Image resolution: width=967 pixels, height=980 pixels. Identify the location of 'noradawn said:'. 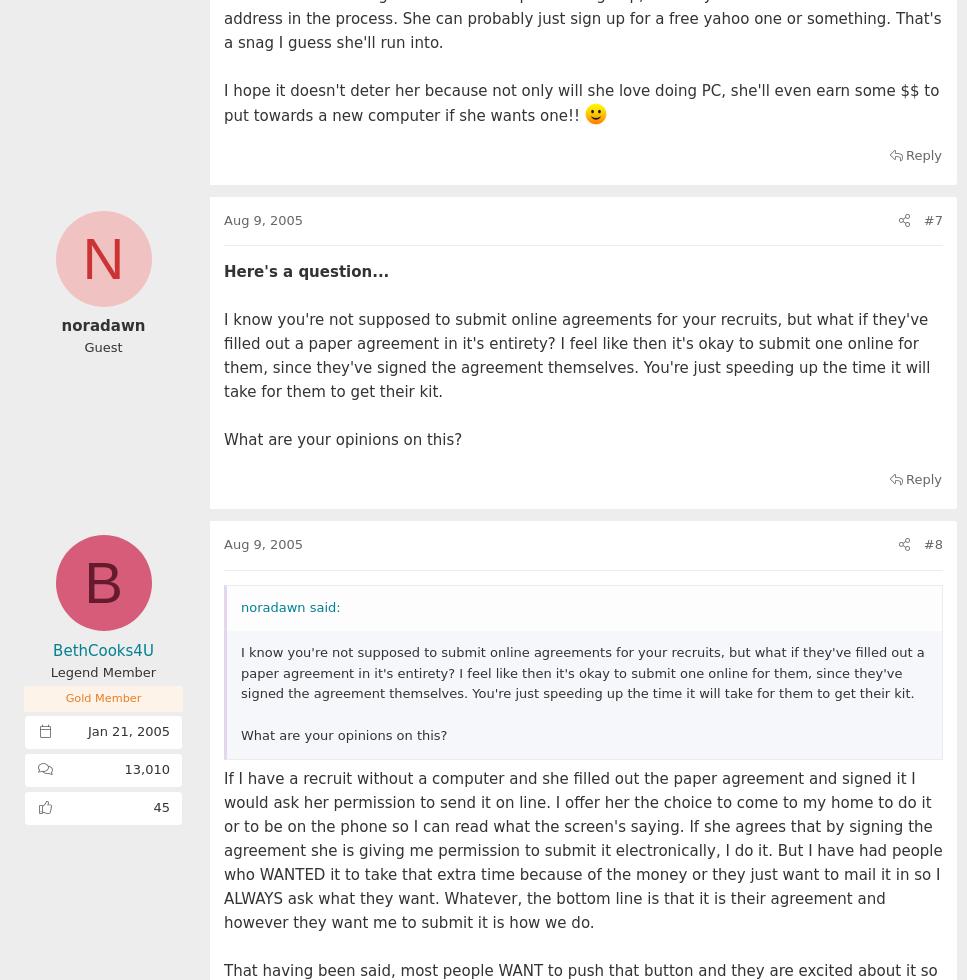
(289, 606).